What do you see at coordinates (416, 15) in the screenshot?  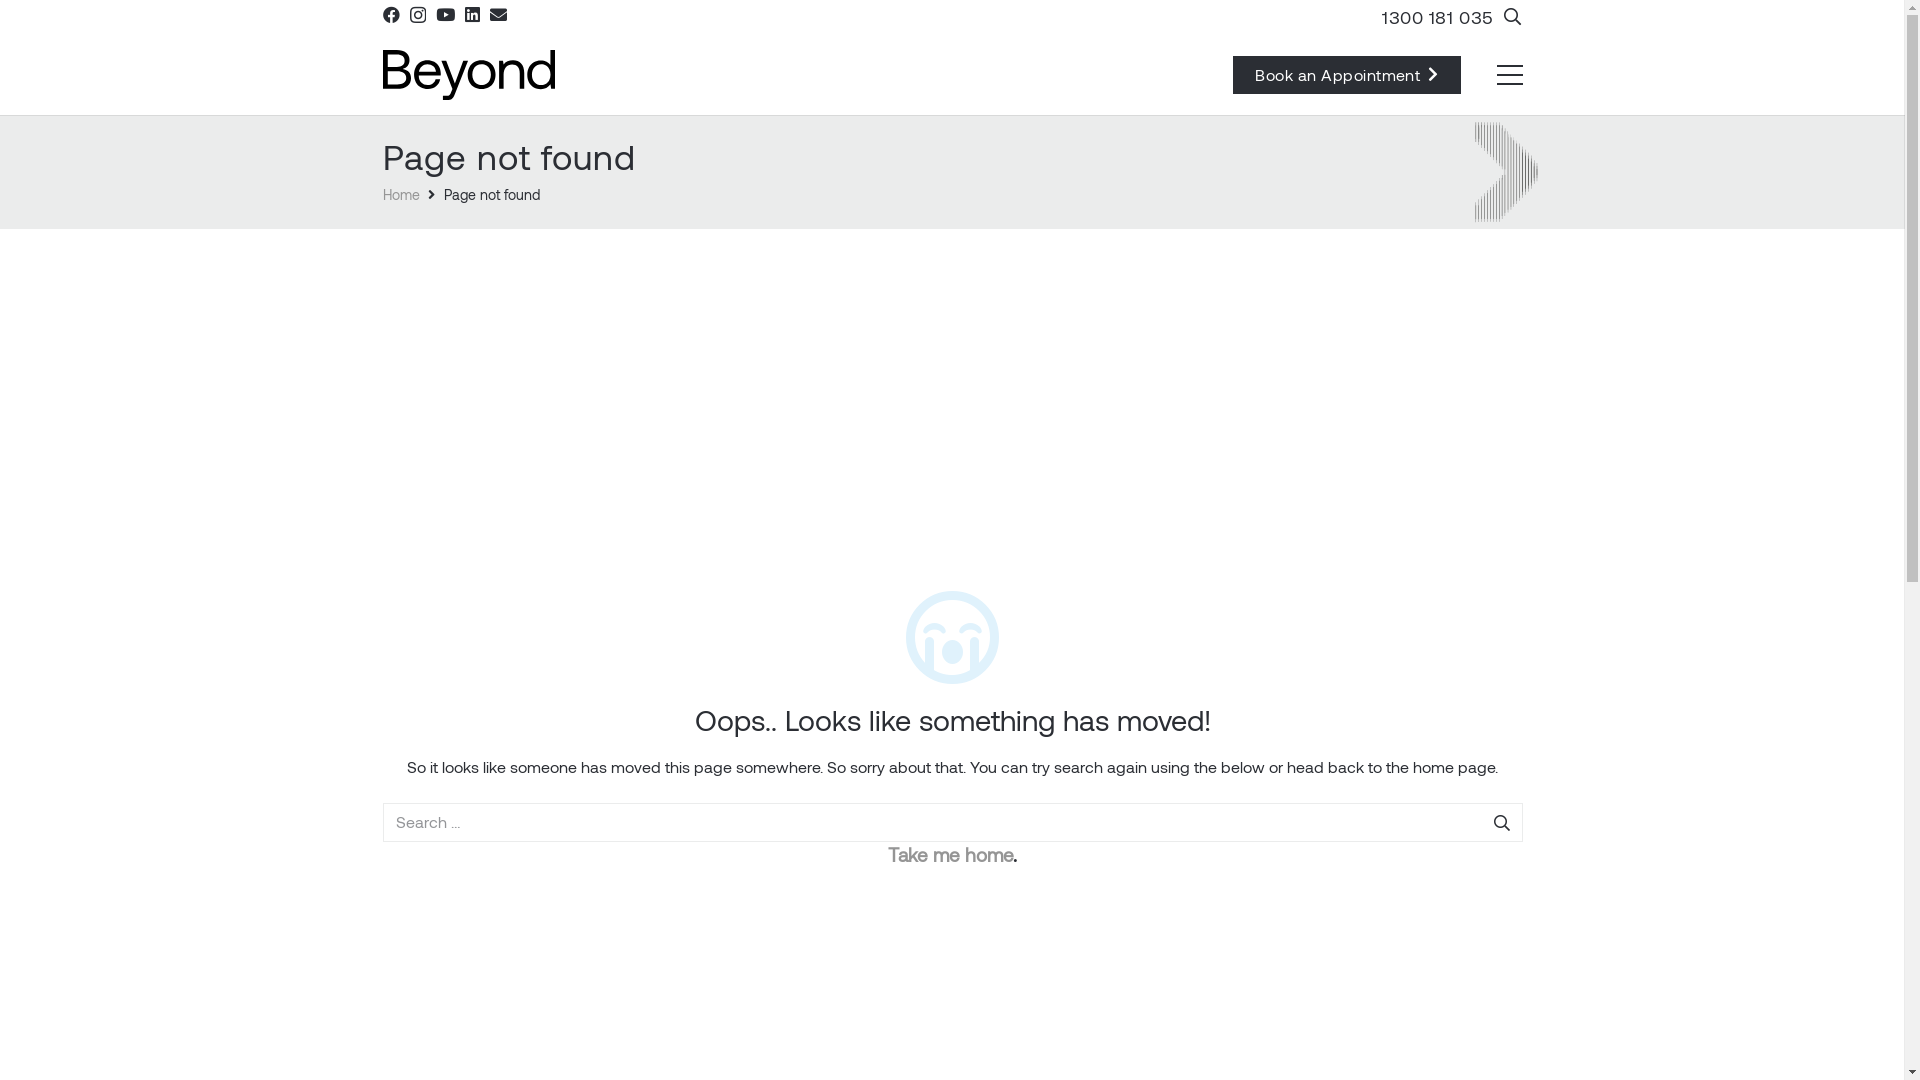 I see `'Instagram'` at bounding box center [416, 15].